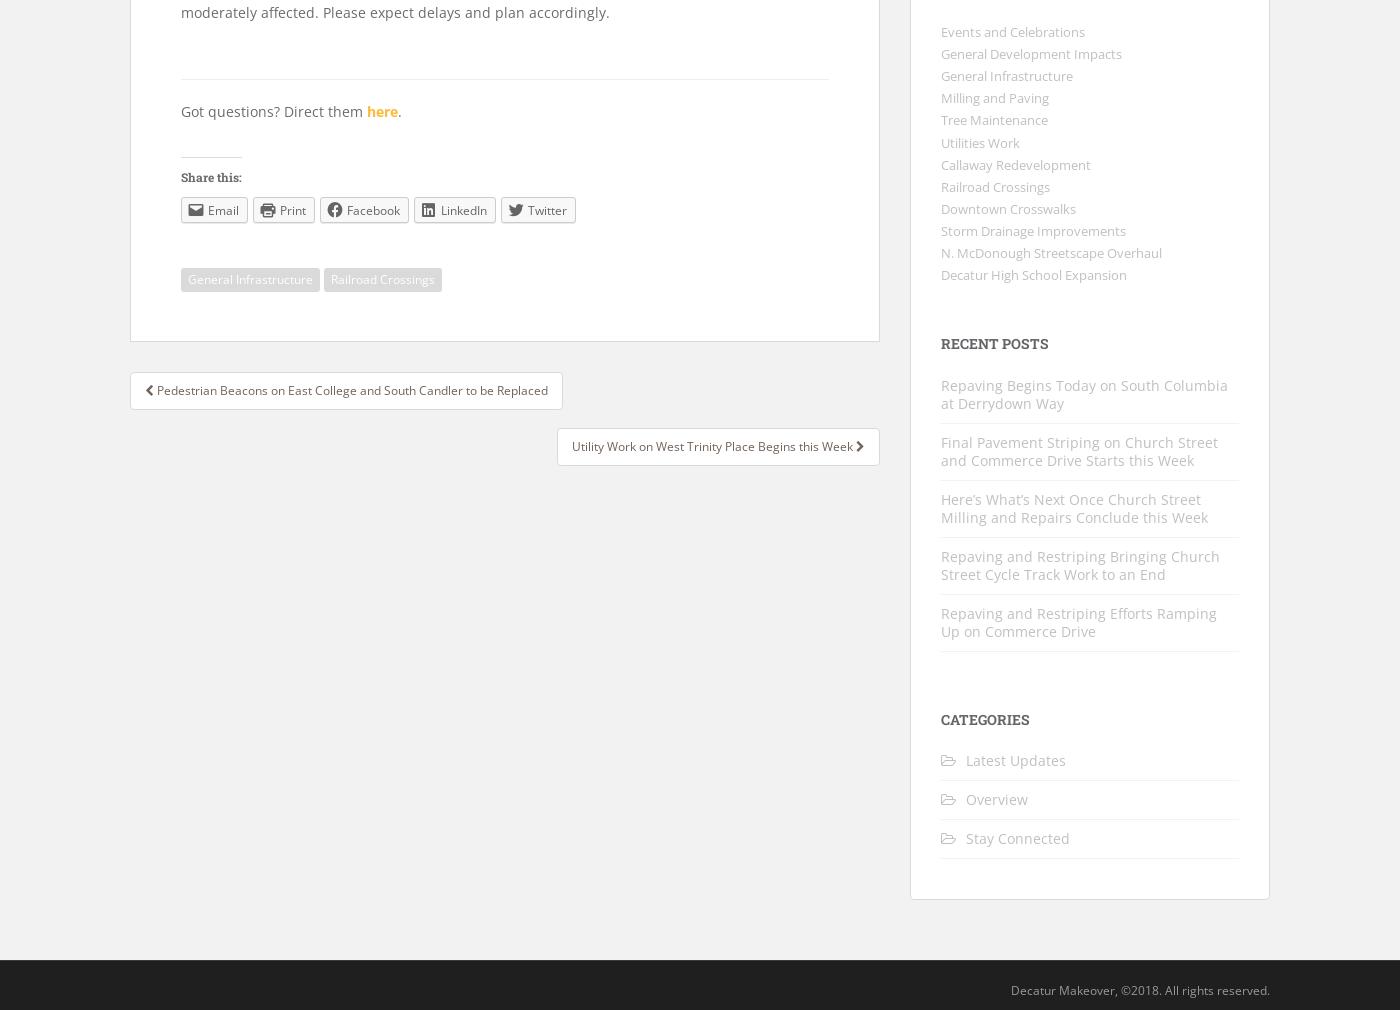 This screenshot has width=1400, height=1010. What do you see at coordinates (996, 799) in the screenshot?
I see `'Overview'` at bounding box center [996, 799].